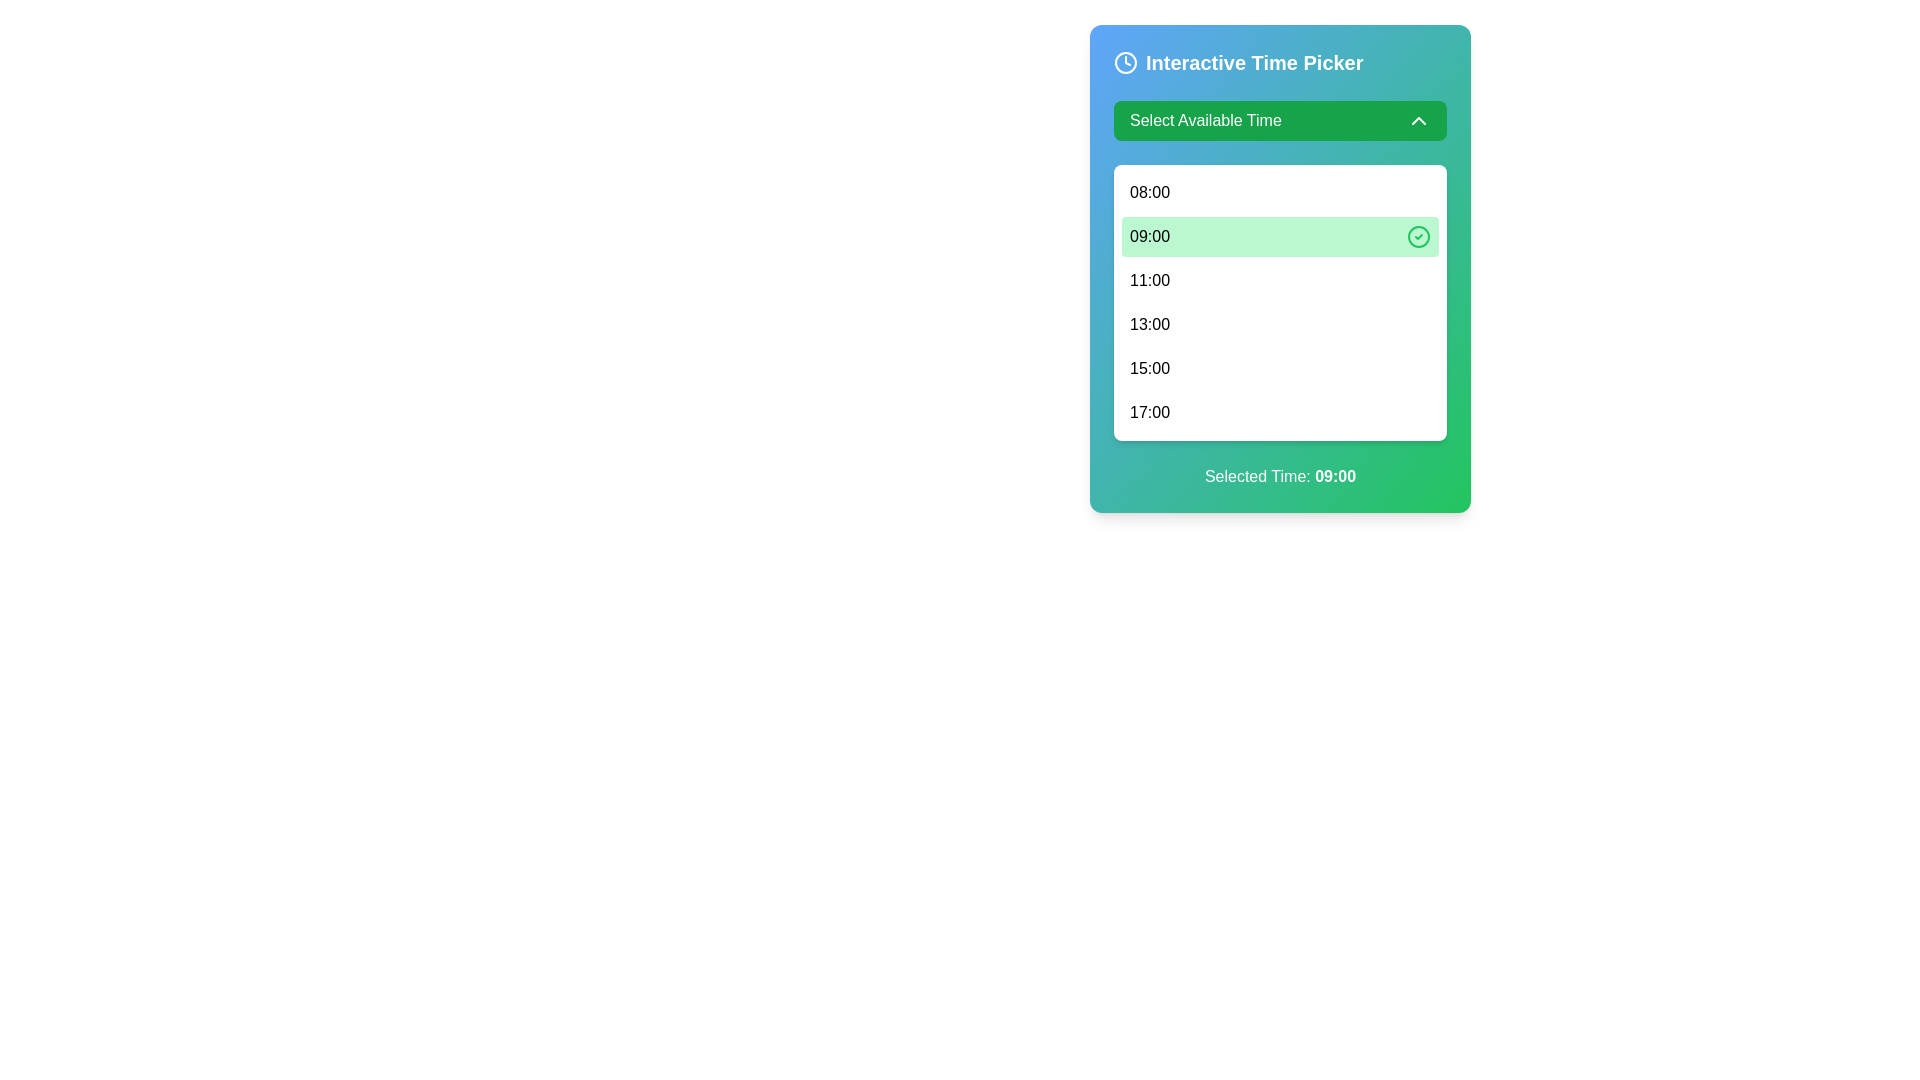  What do you see at coordinates (1150, 411) in the screenshot?
I see `the text item displaying '17:00' in the time selection dropdown` at bounding box center [1150, 411].